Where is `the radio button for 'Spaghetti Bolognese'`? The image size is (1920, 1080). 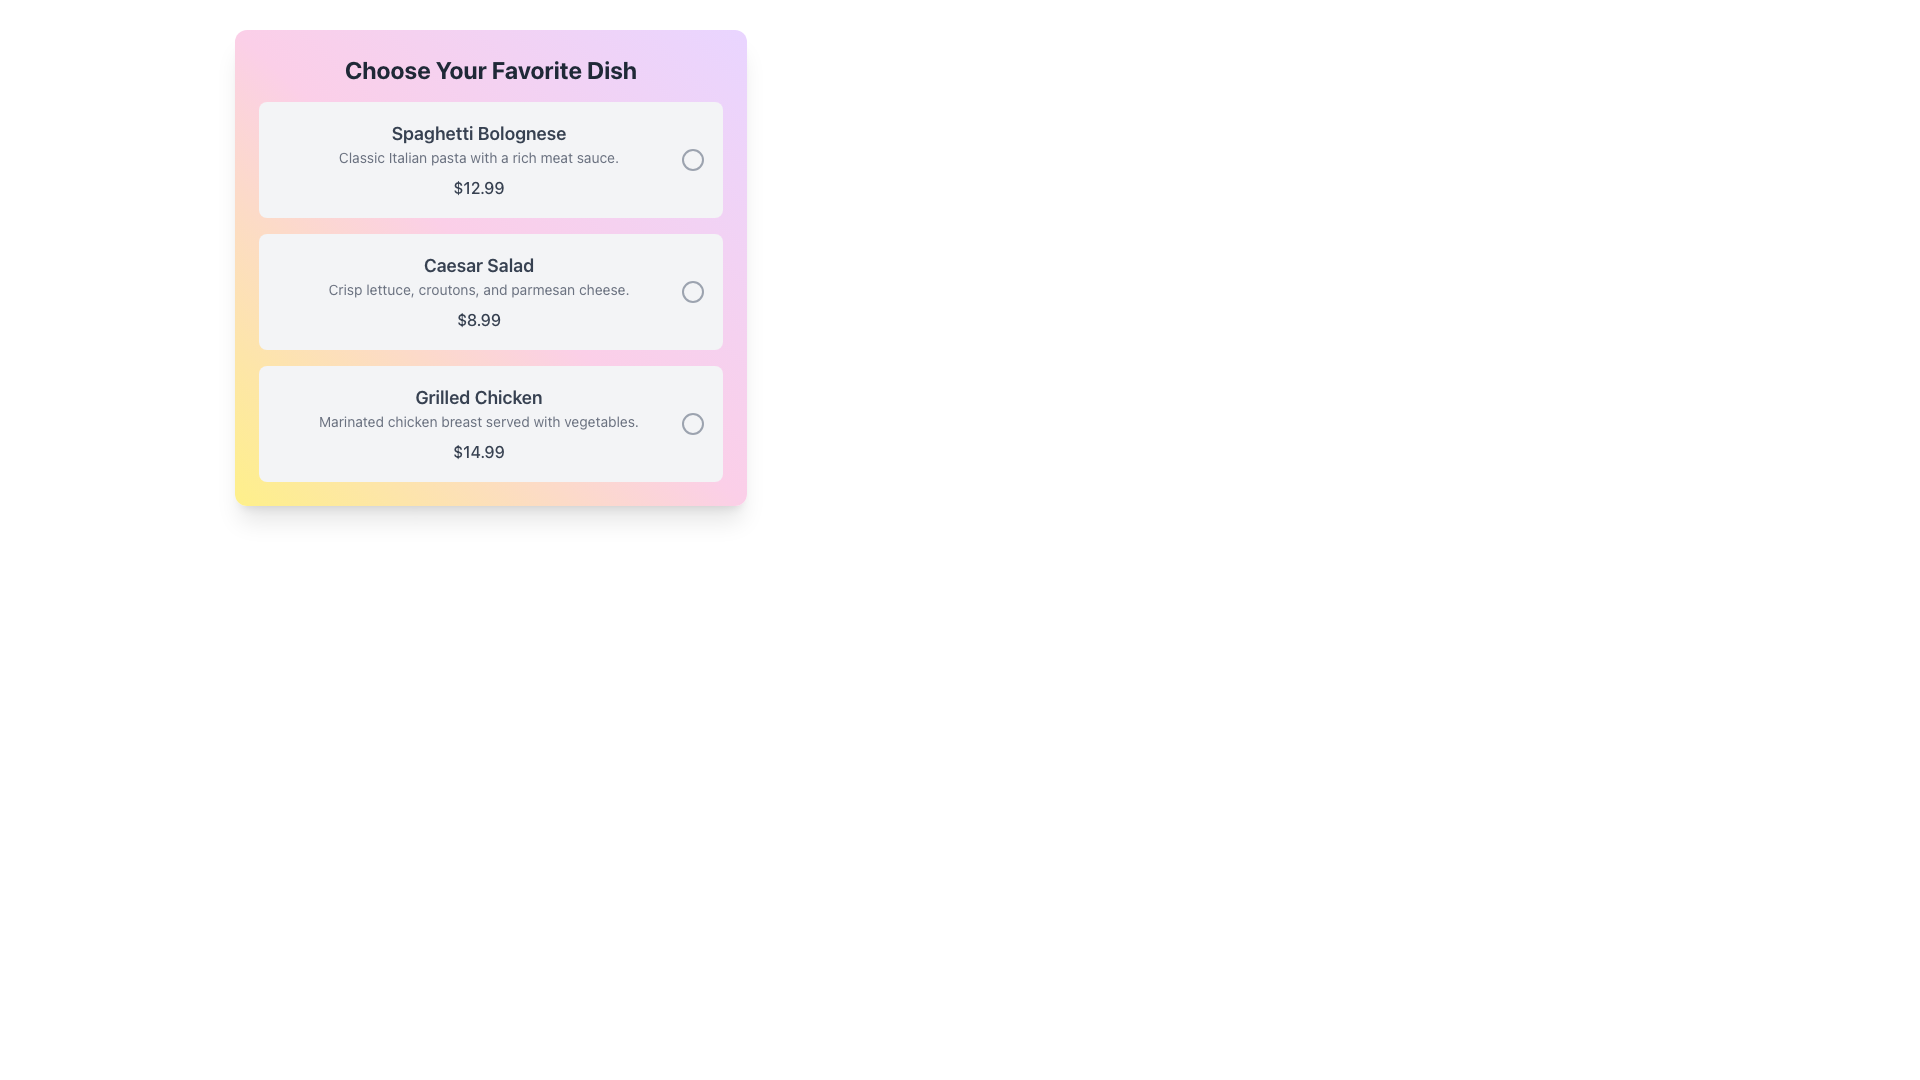 the radio button for 'Spaghetti Bolognese' is located at coordinates (692, 158).